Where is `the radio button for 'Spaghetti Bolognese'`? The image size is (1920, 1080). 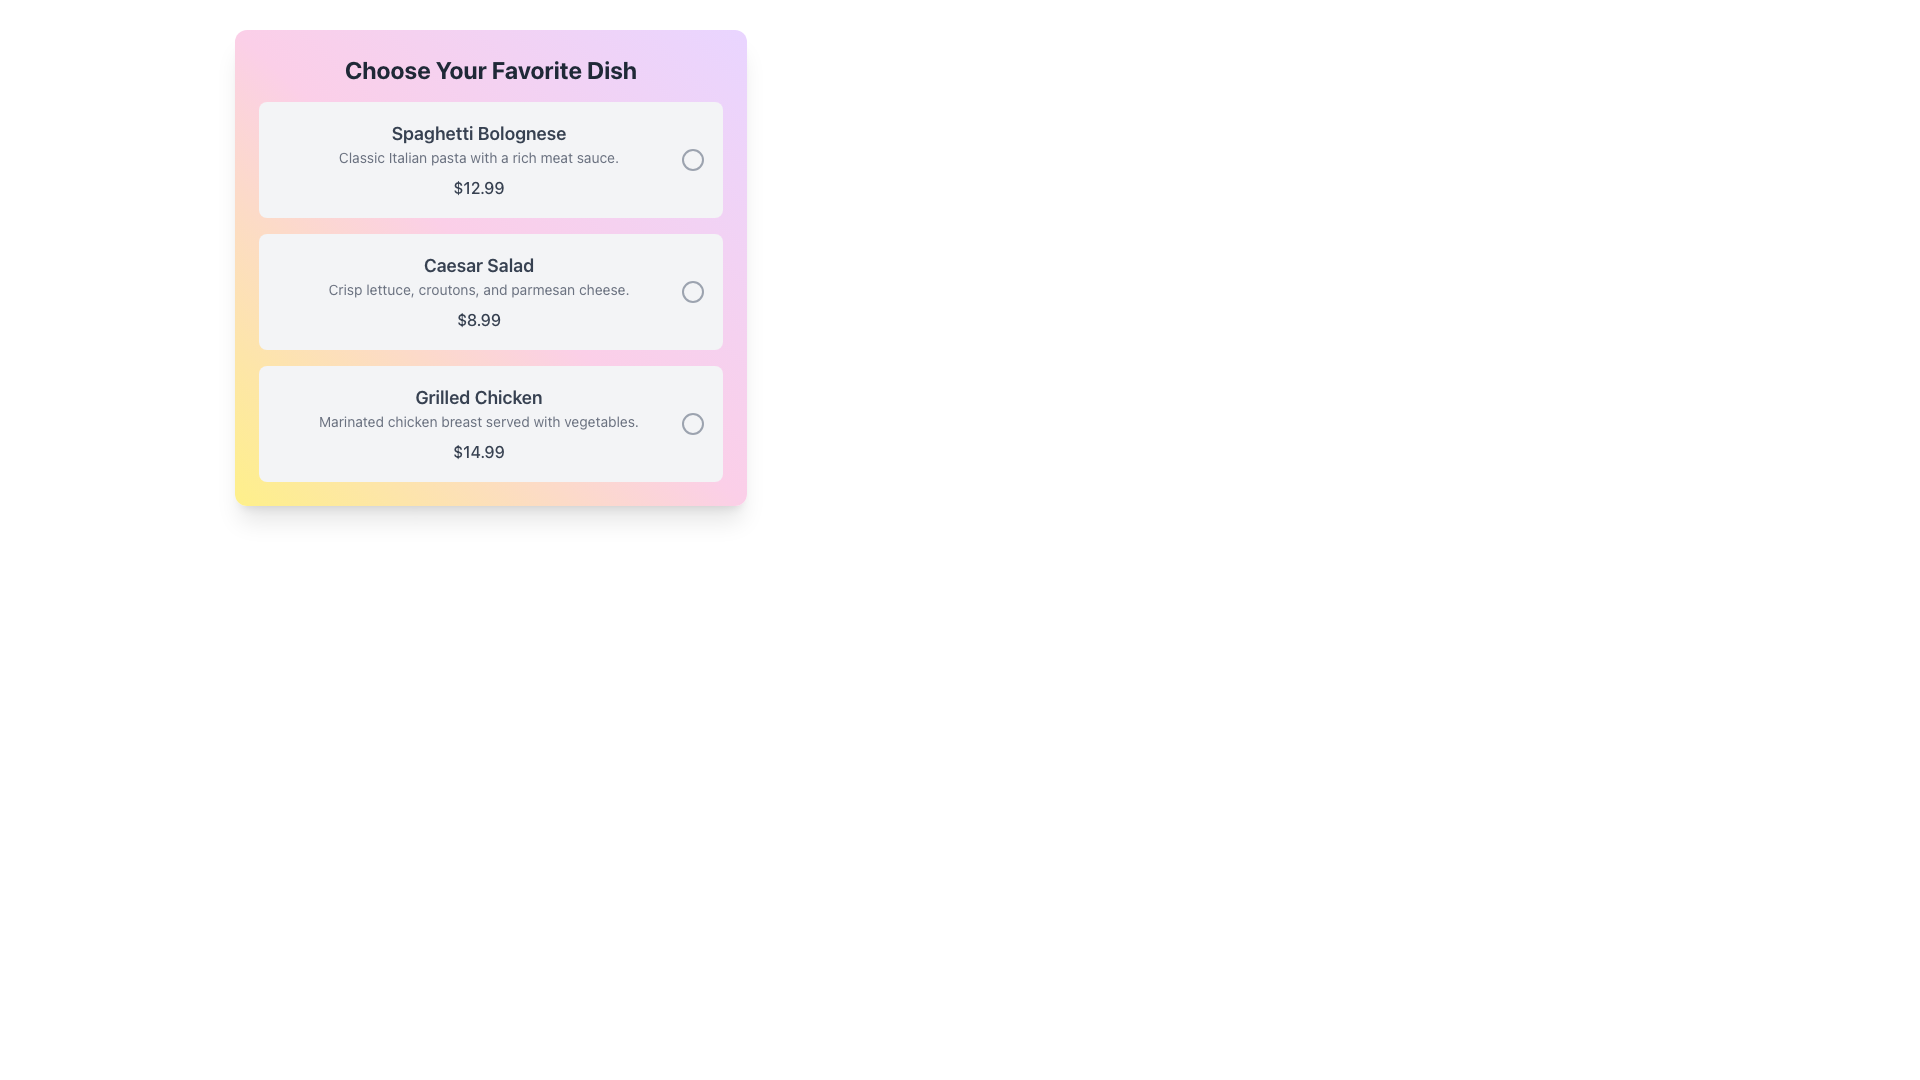 the radio button for 'Spaghetti Bolognese' is located at coordinates (692, 158).